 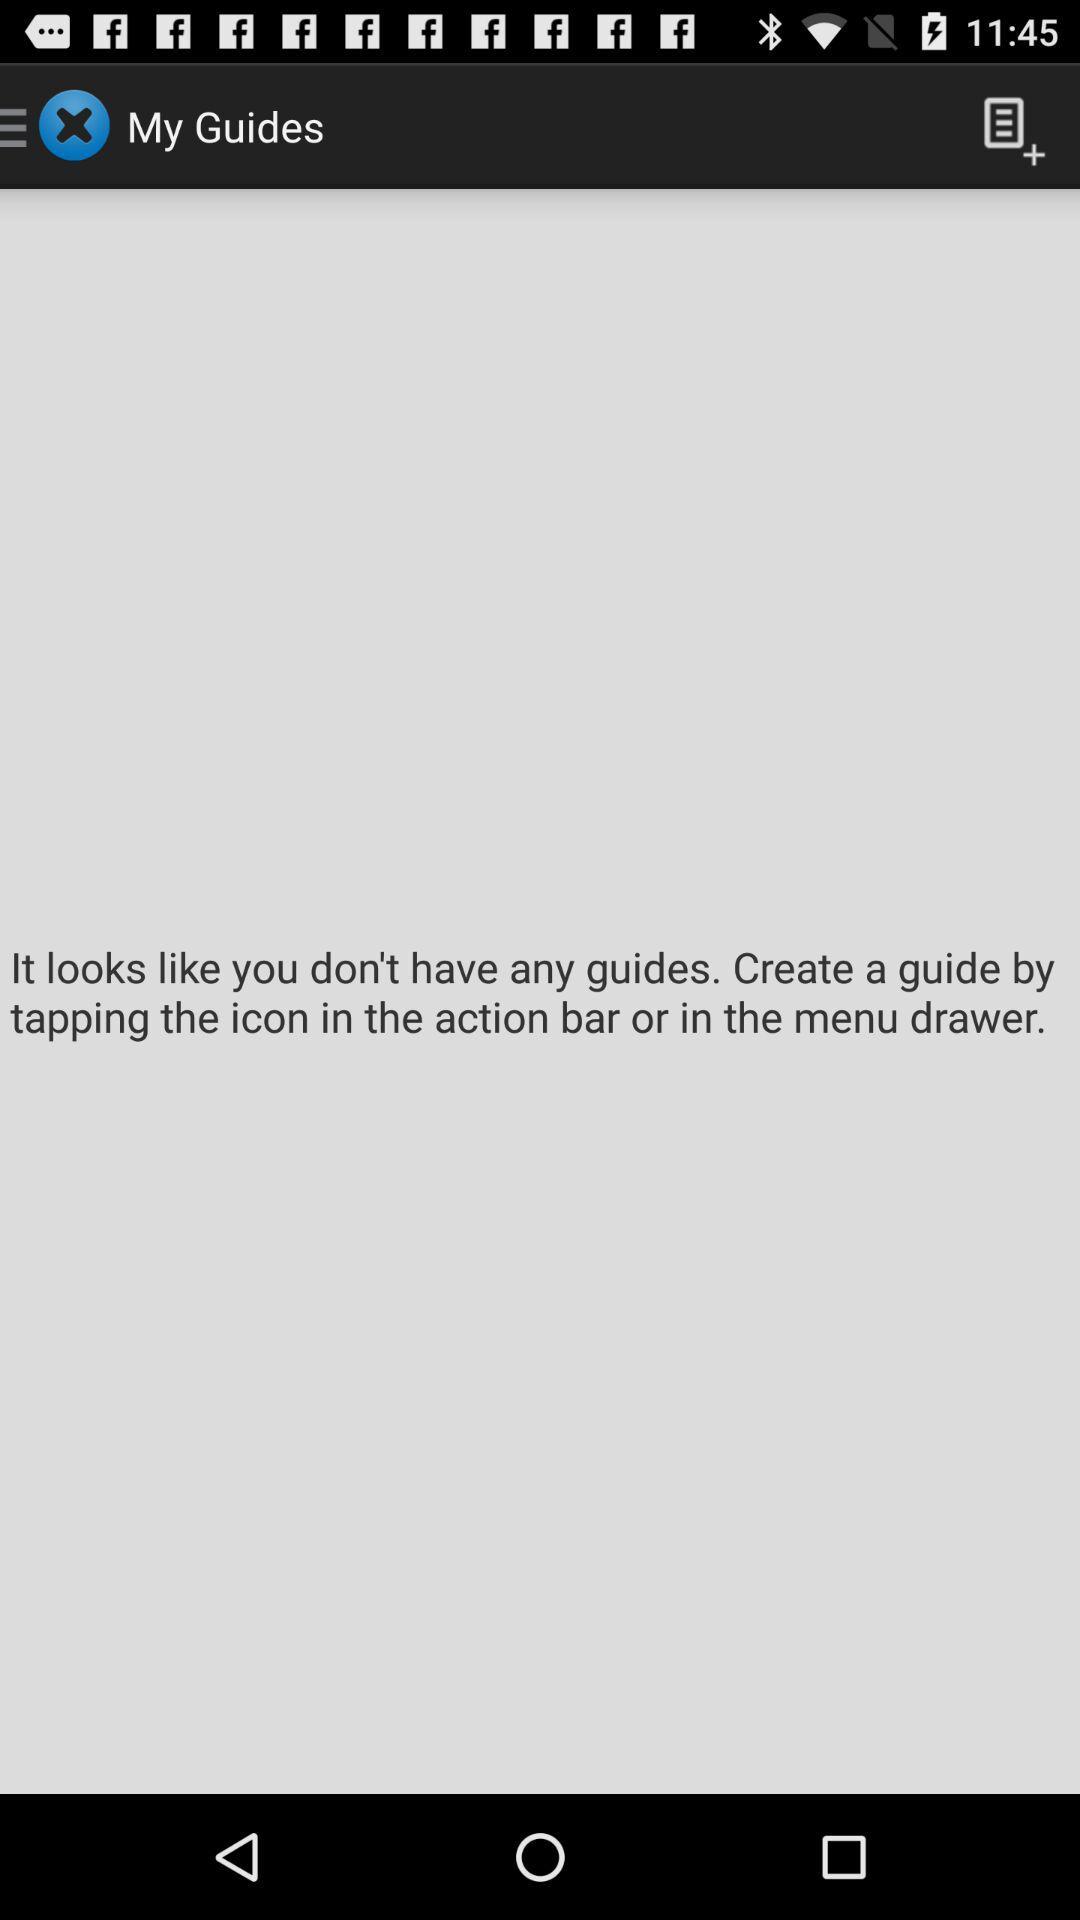 I want to click on icon to the right of the my guides icon, so click(x=1006, y=124).